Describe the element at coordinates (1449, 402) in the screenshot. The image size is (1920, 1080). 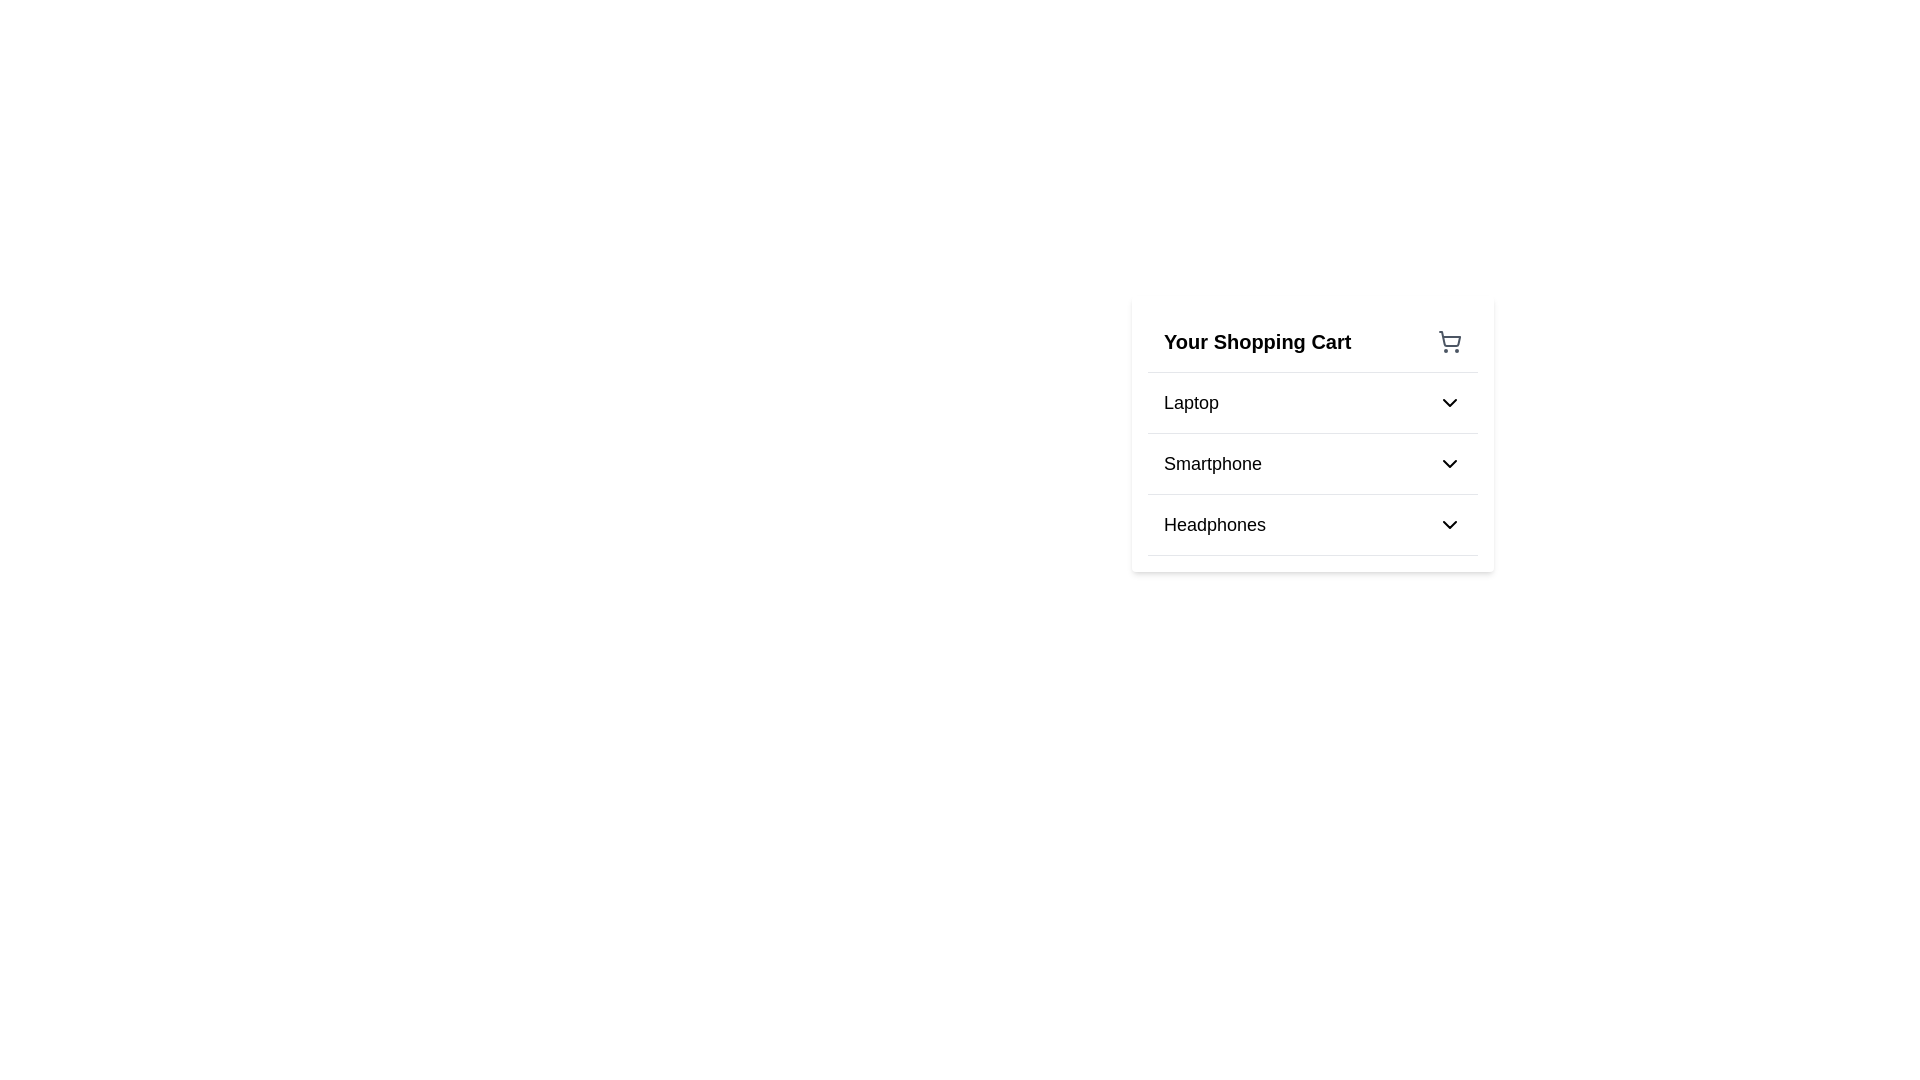
I see `the chevron-down toggle icon located to the far right of the 'Laptop' list item to observe potential hover effects` at that location.